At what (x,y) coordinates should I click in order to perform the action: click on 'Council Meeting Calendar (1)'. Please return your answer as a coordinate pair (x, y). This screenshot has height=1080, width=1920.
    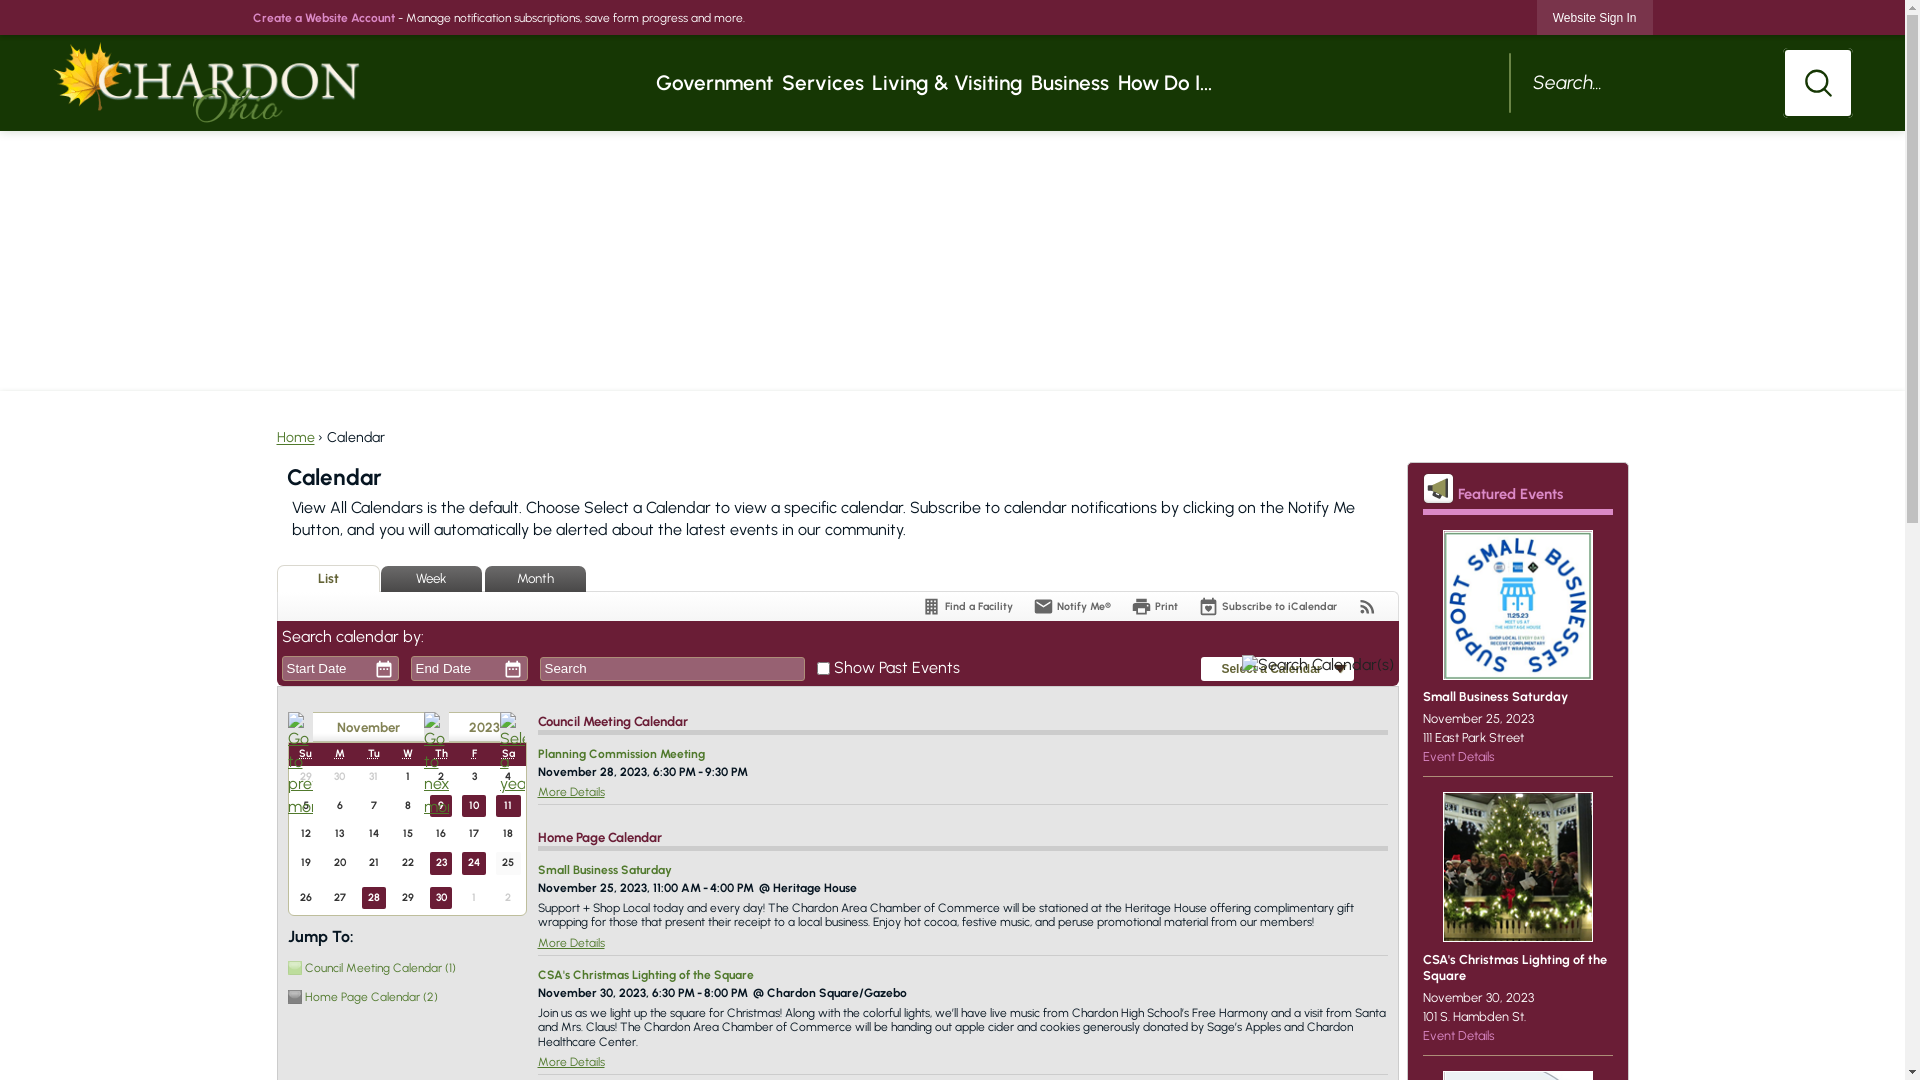
    Looking at the image, I should click on (402, 966).